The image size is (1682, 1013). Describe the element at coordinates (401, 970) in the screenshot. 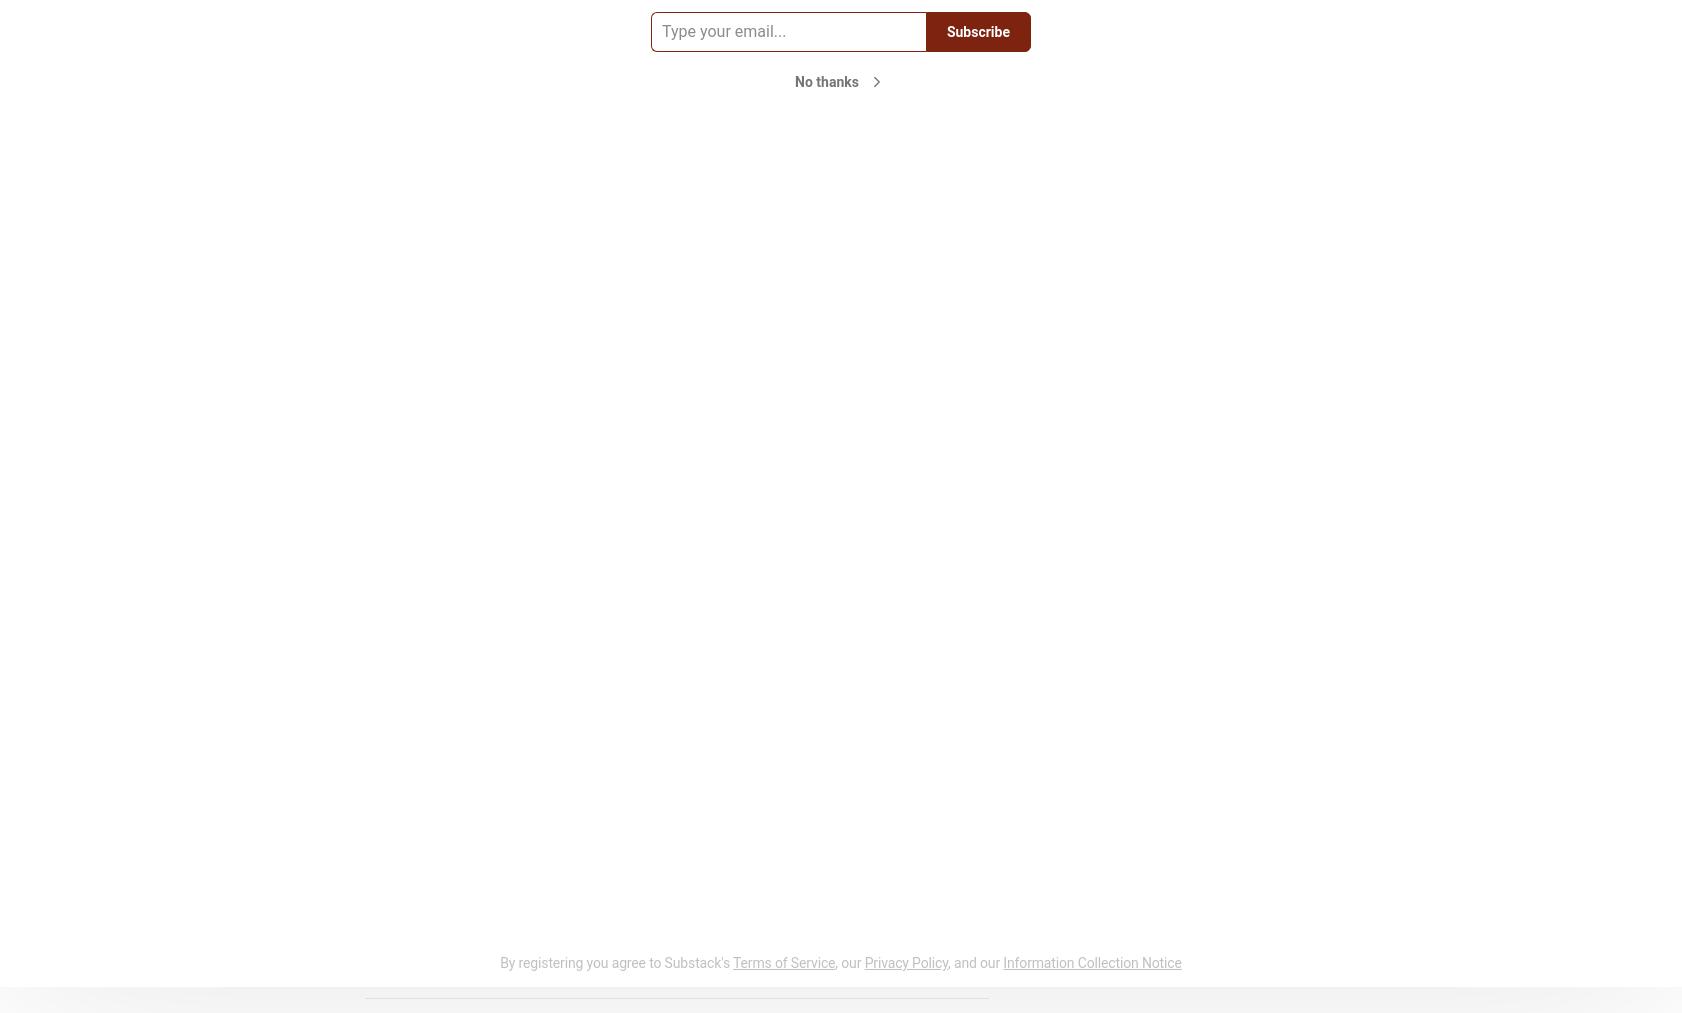

I see `'4'` at that location.